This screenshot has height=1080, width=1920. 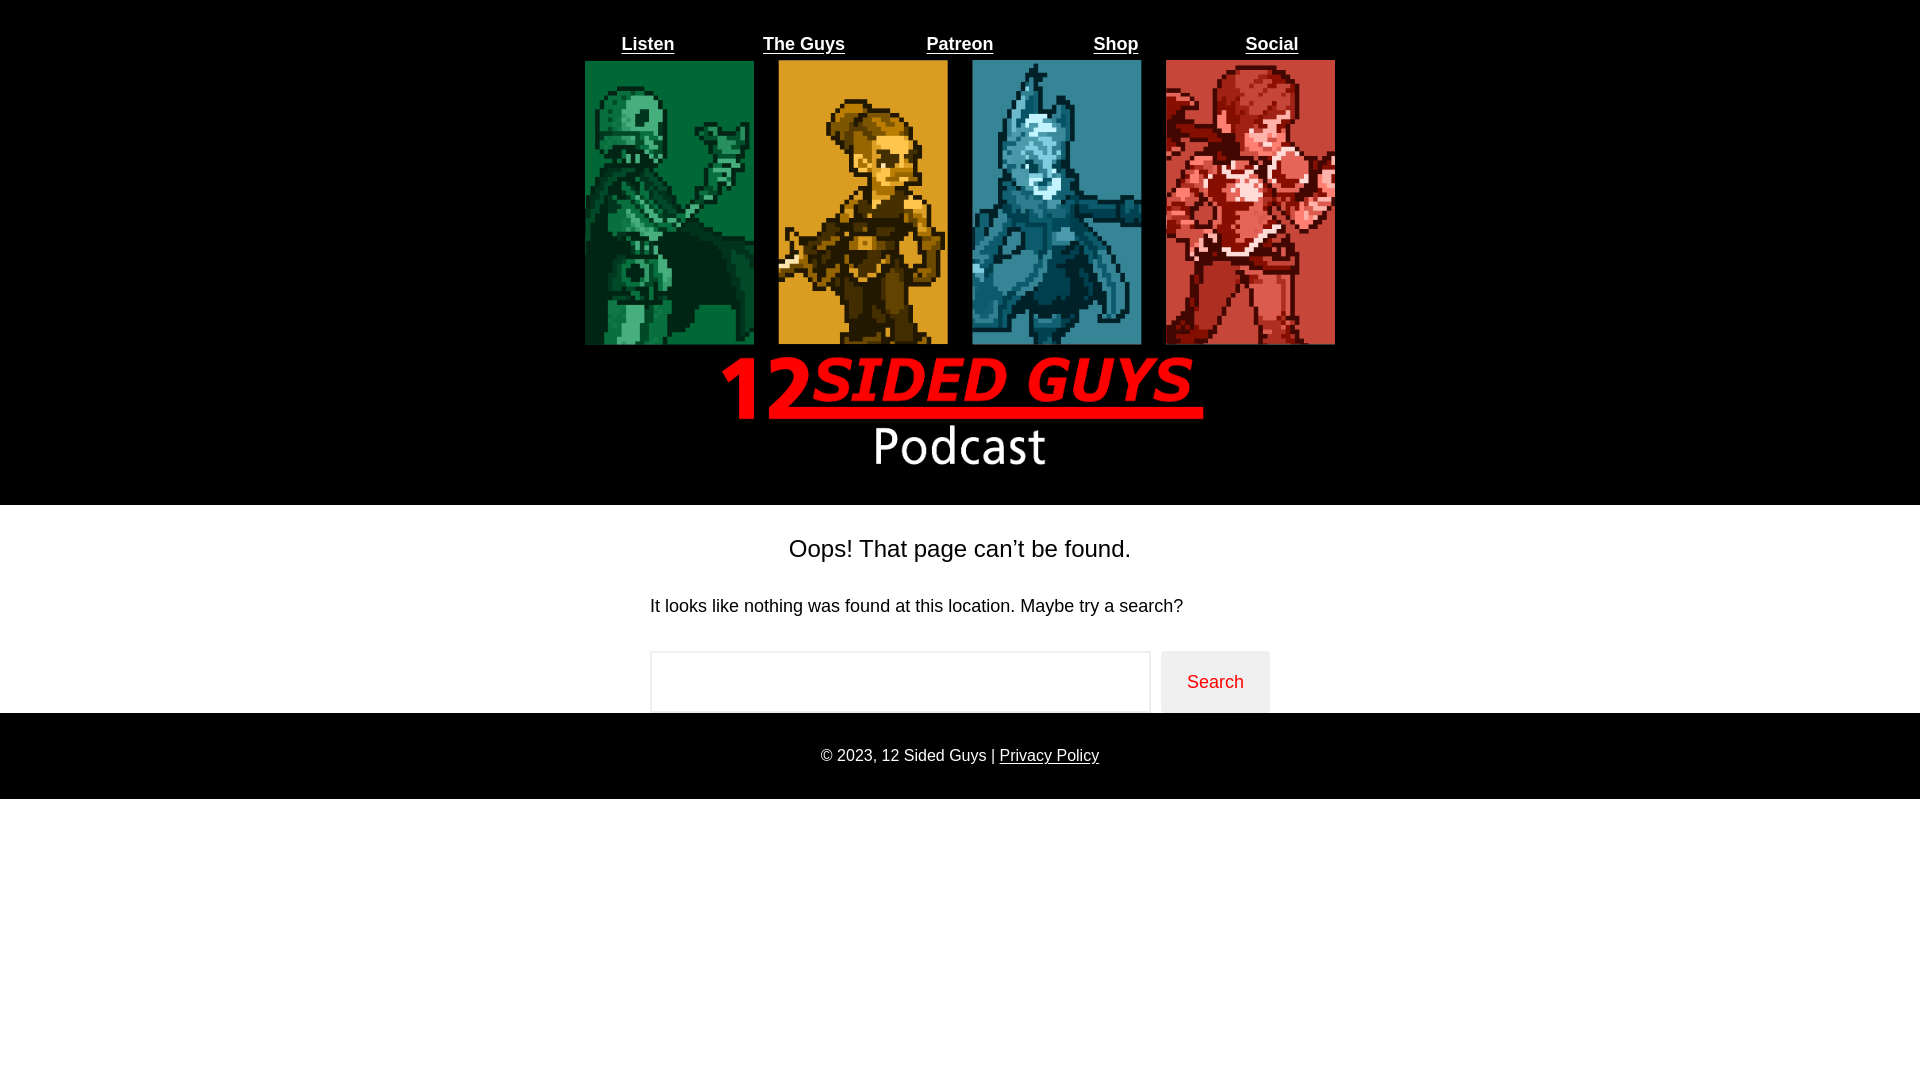 I want to click on 'Shop', so click(x=1093, y=43).